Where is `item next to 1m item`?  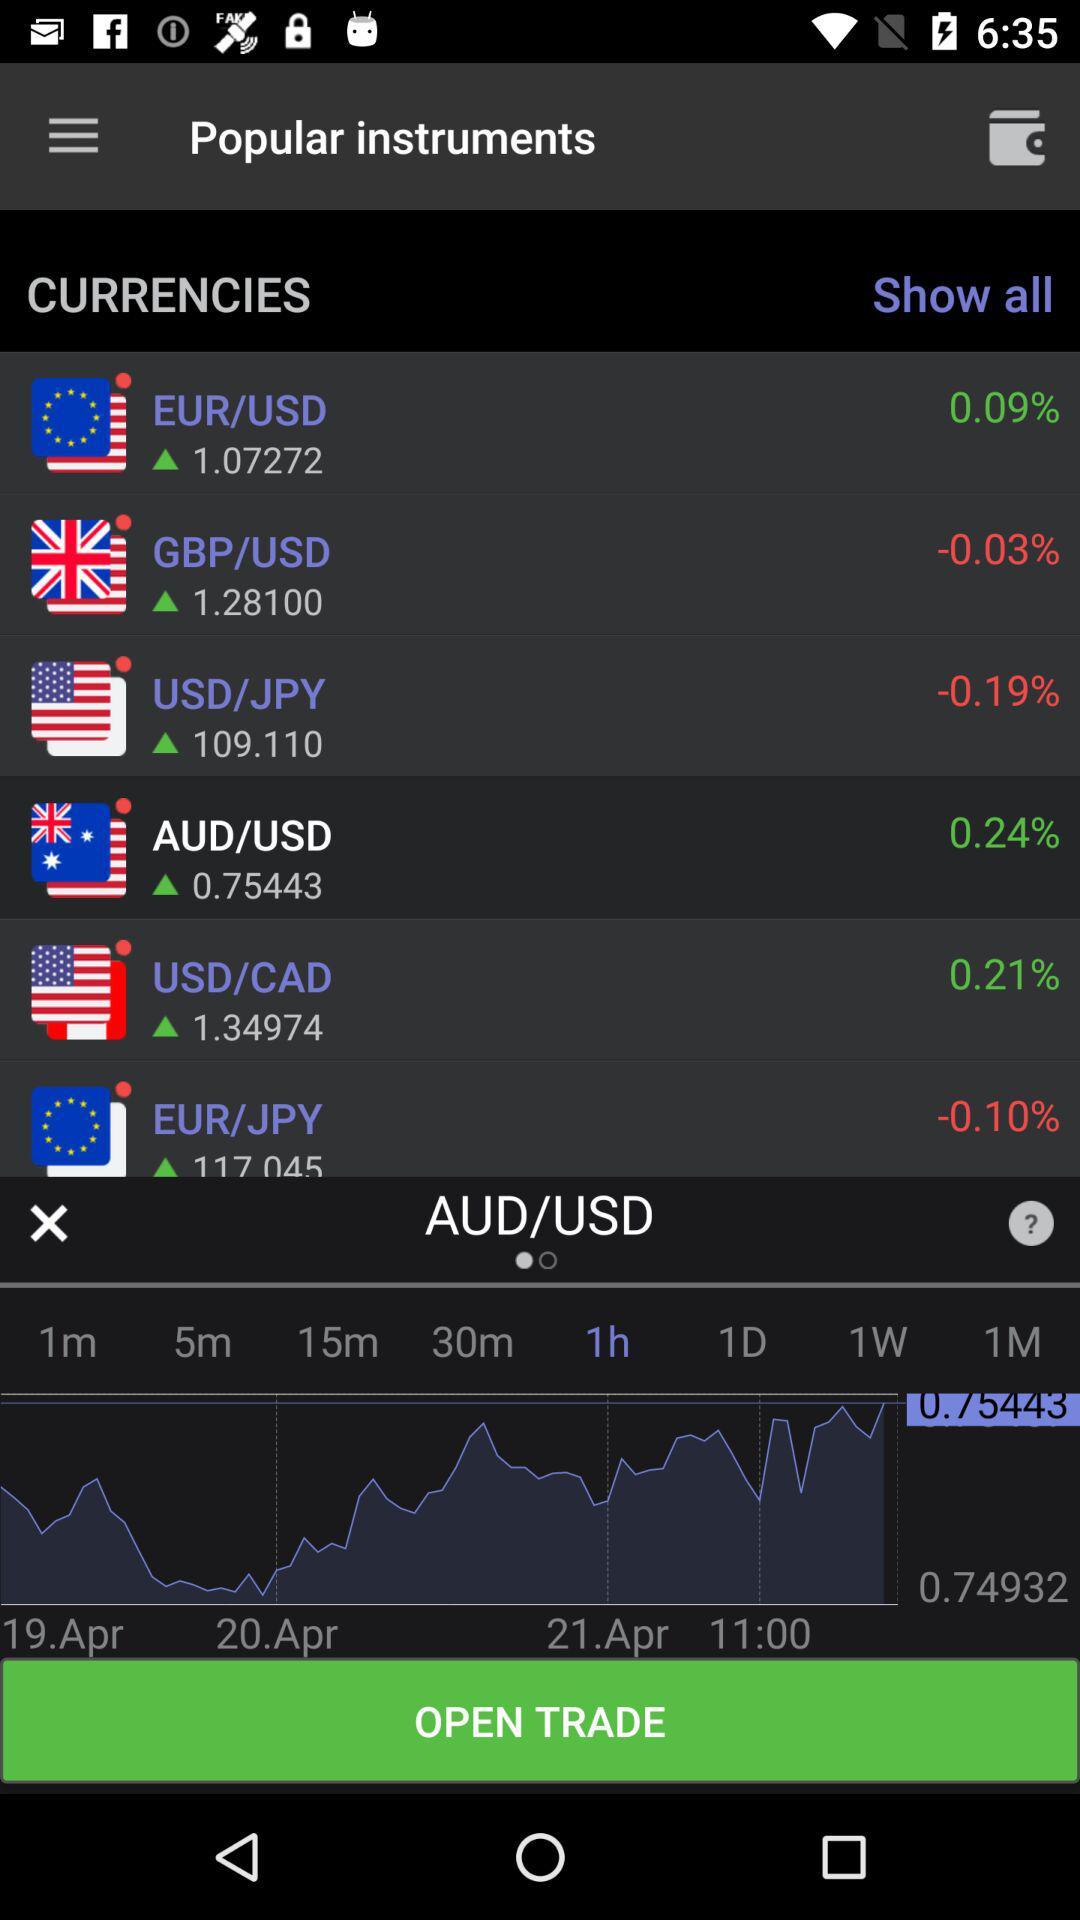
item next to 1m item is located at coordinates (202, 1340).